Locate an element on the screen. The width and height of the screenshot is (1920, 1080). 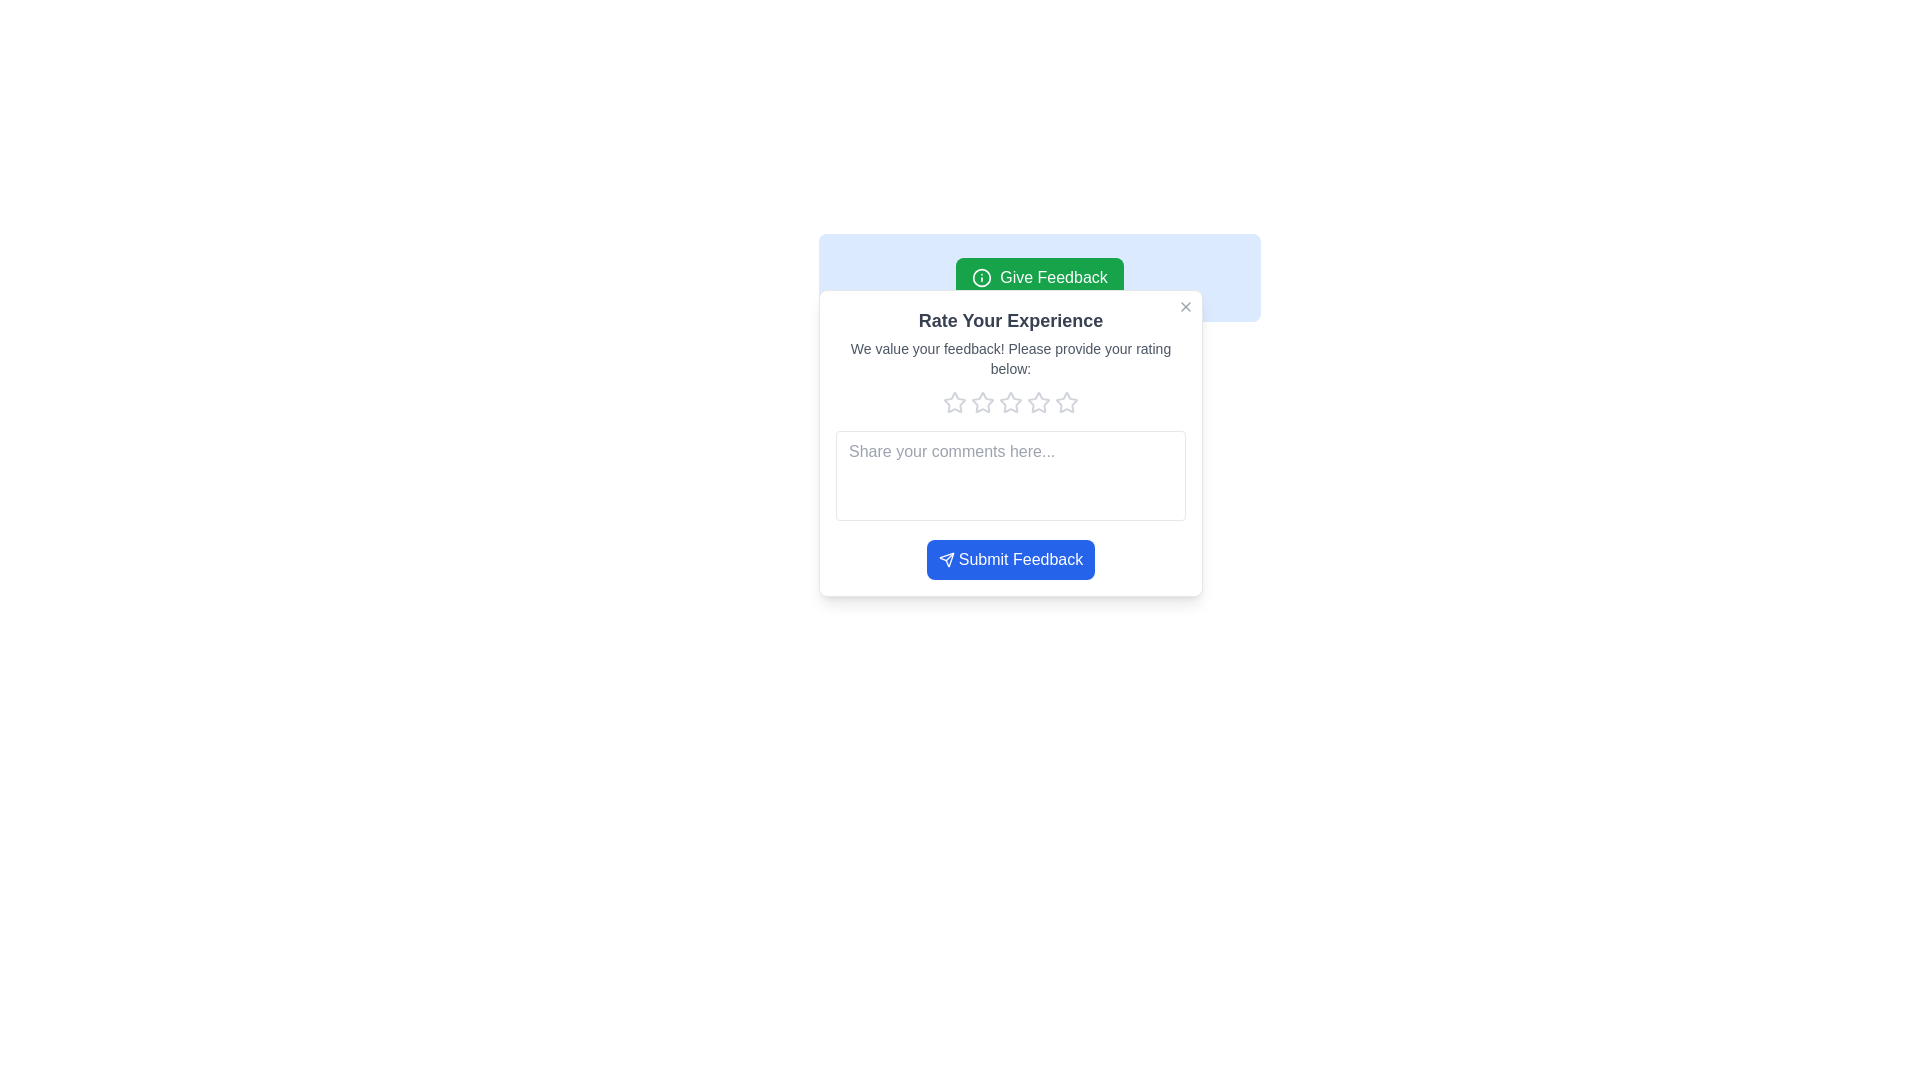
from the second star-shaped icon in the five-star rating system is located at coordinates (1011, 402).